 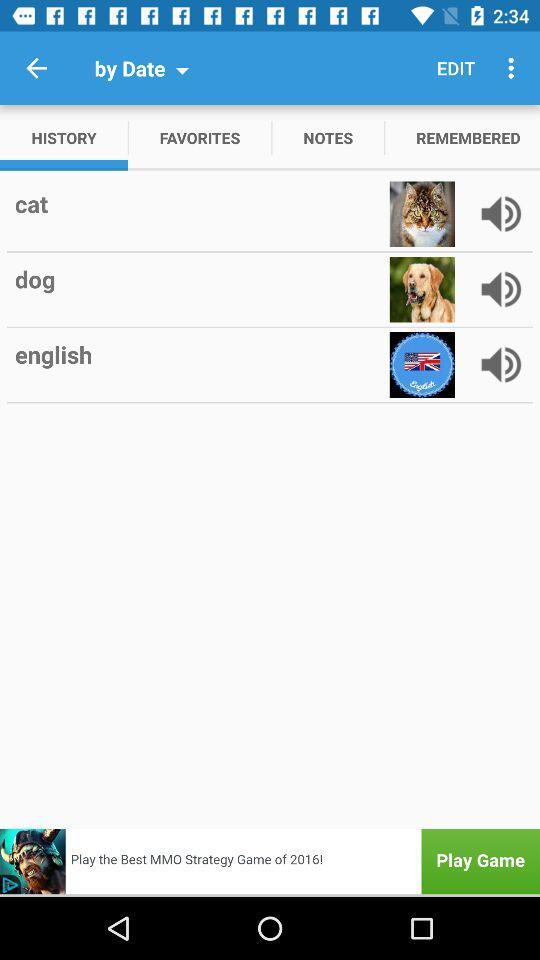 I want to click on icon above remembered icon, so click(x=455, y=68).